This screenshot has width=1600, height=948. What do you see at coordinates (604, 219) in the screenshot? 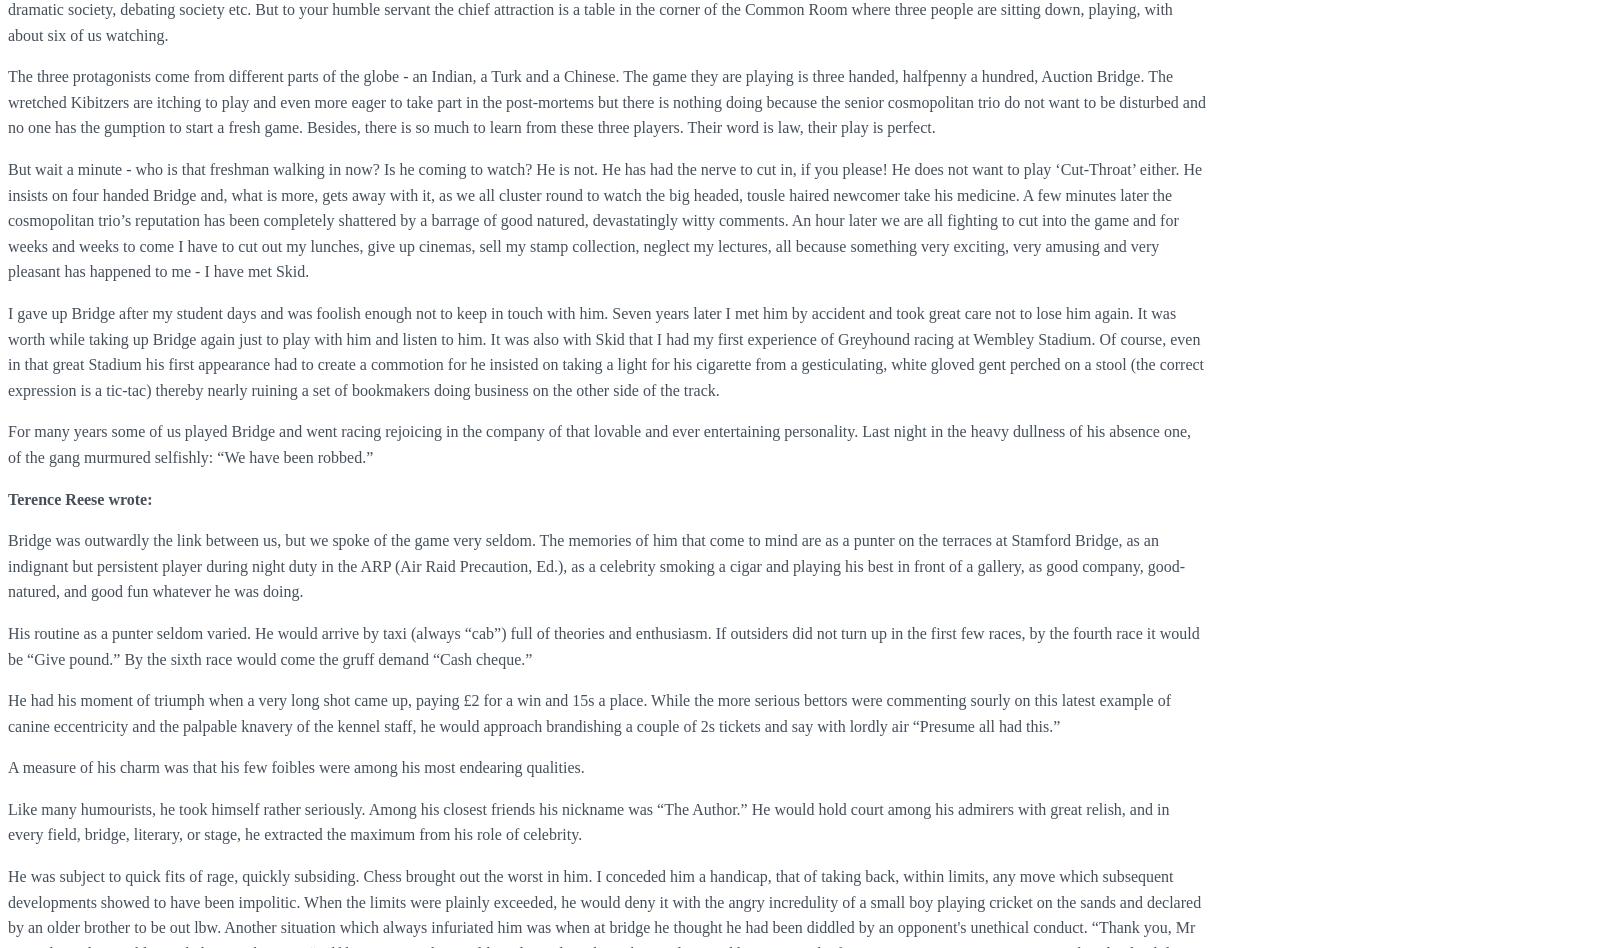
I see `'But wait a minute - who is that freshman walking in now?  Is he coming to watch?  He is not.  He has had the nerve to cut in, if you please!  He does not want to play ‘Cut-Throat’ either.  He insists on four handed Bridge and, what is more, gets away with it, as we all cluster round to watch the big headed, tousle haired newcomer take his medicine.  A few minutes later the cosmopolitan trio’s reputation has been completely shattered by a barrage of good natured, devastatingly witty comments.  An hour later we are all fighting to cut into the game and for weeks and weeks to come I have to cut out my lunches, give up cinemas, sell my stamp collection, neglect my lectures, all because something very exciting, very amusing and very pleasant has happened to me - I have met Skid.'` at bounding box center [604, 219].